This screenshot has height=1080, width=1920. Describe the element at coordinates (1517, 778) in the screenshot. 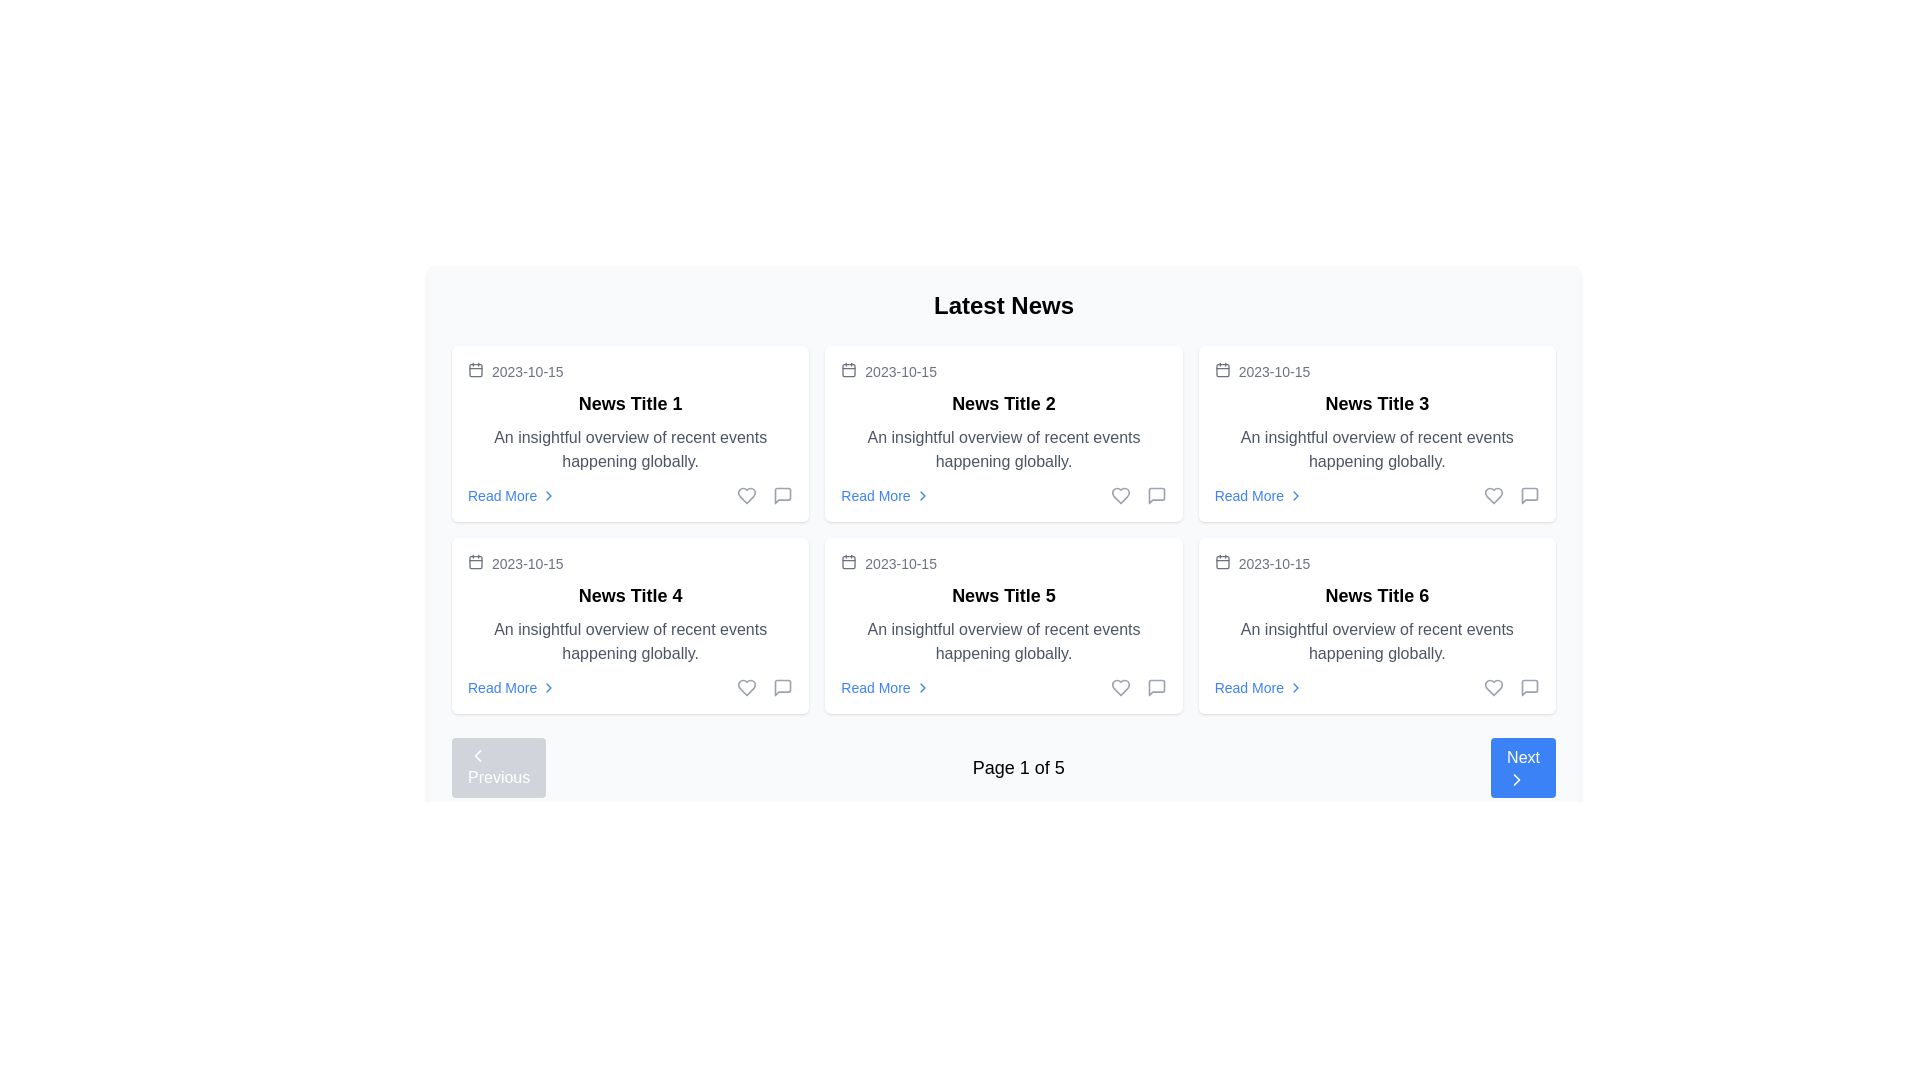

I see `the right-chevron icon, which is located at the center of the 'Next' button in the bottom-right segment of the interface, indicating navigation to the next action` at that location.